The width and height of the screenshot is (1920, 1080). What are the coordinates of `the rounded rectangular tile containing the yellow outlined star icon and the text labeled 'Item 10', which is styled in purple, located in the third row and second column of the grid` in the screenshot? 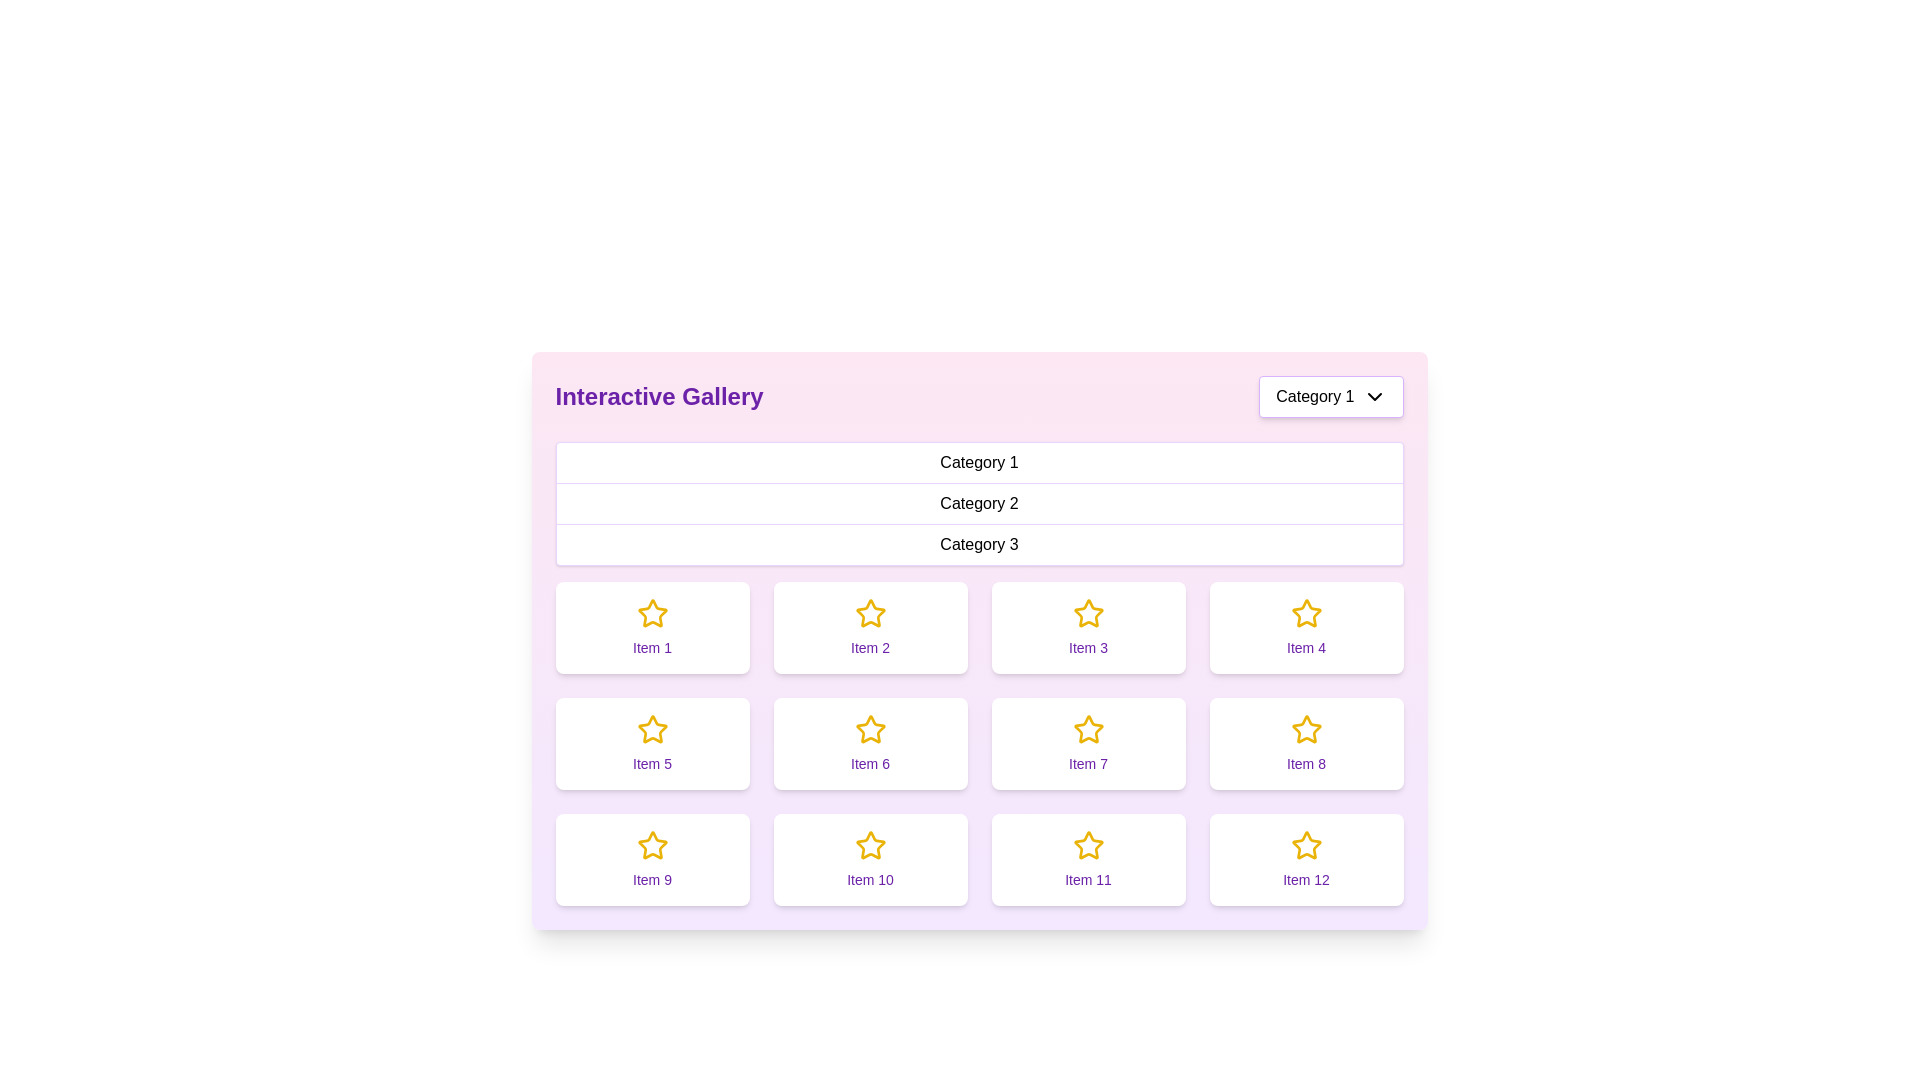 It's located at (870, 859).